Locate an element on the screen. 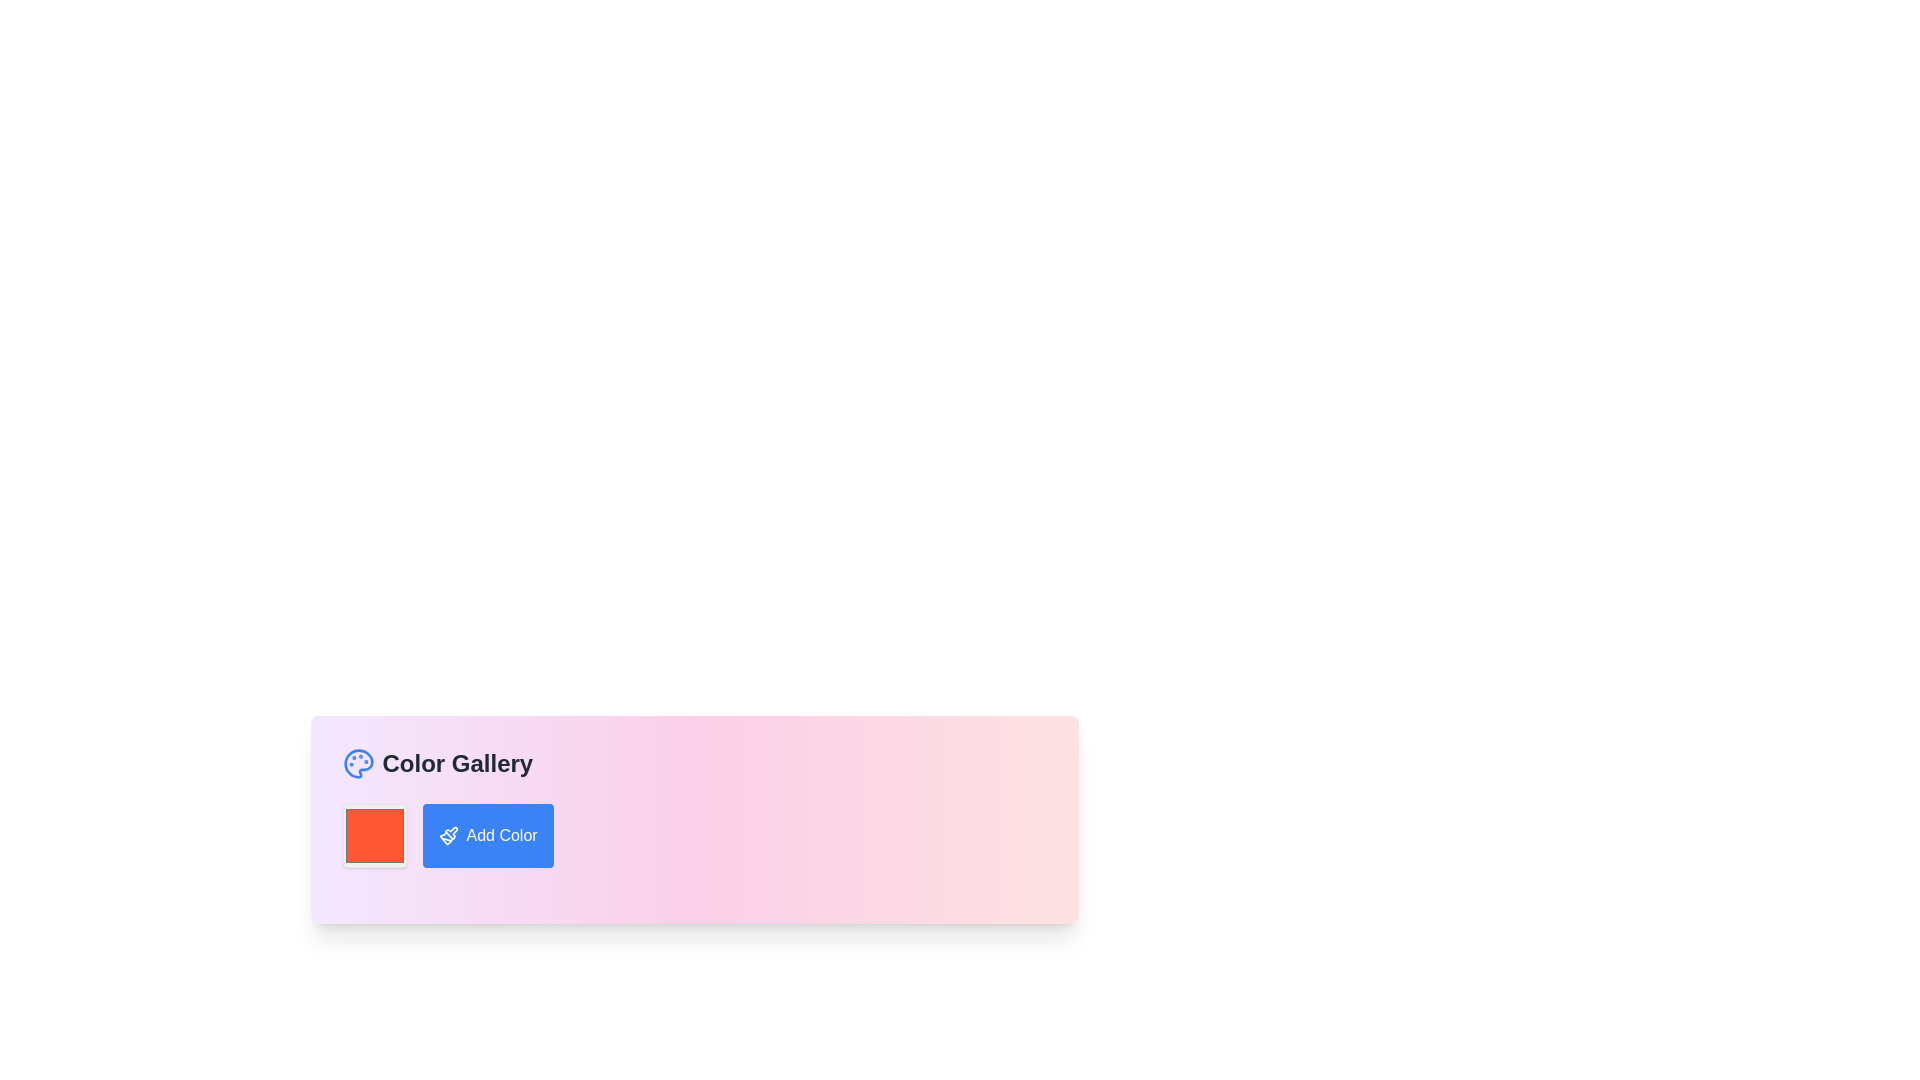 Image resolution: width=1920 pixels, height=1080 pixels. the button that triggers the addition of a new color is located at coordinates (488, 836).